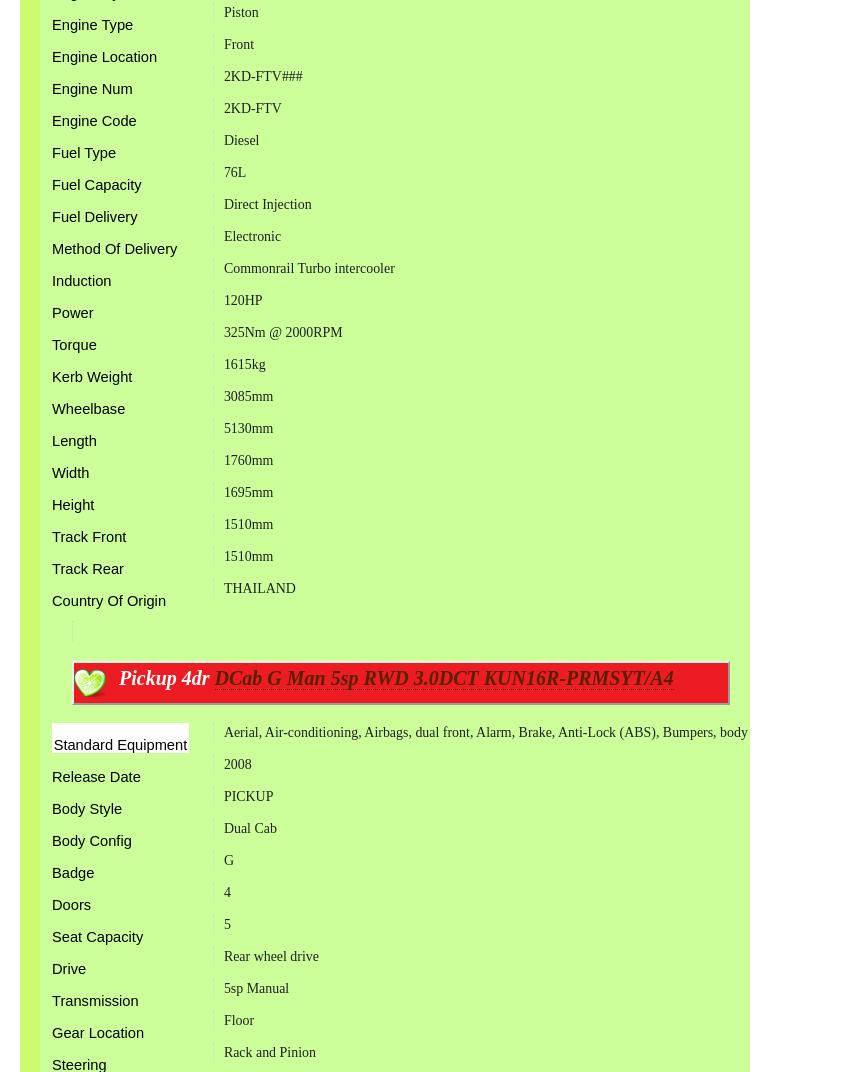 This screenshot has width=845, height=1072. Describe the element at coordinates (166, 675) in the screenshot. I see `'Pickup 4dr'` at that location.